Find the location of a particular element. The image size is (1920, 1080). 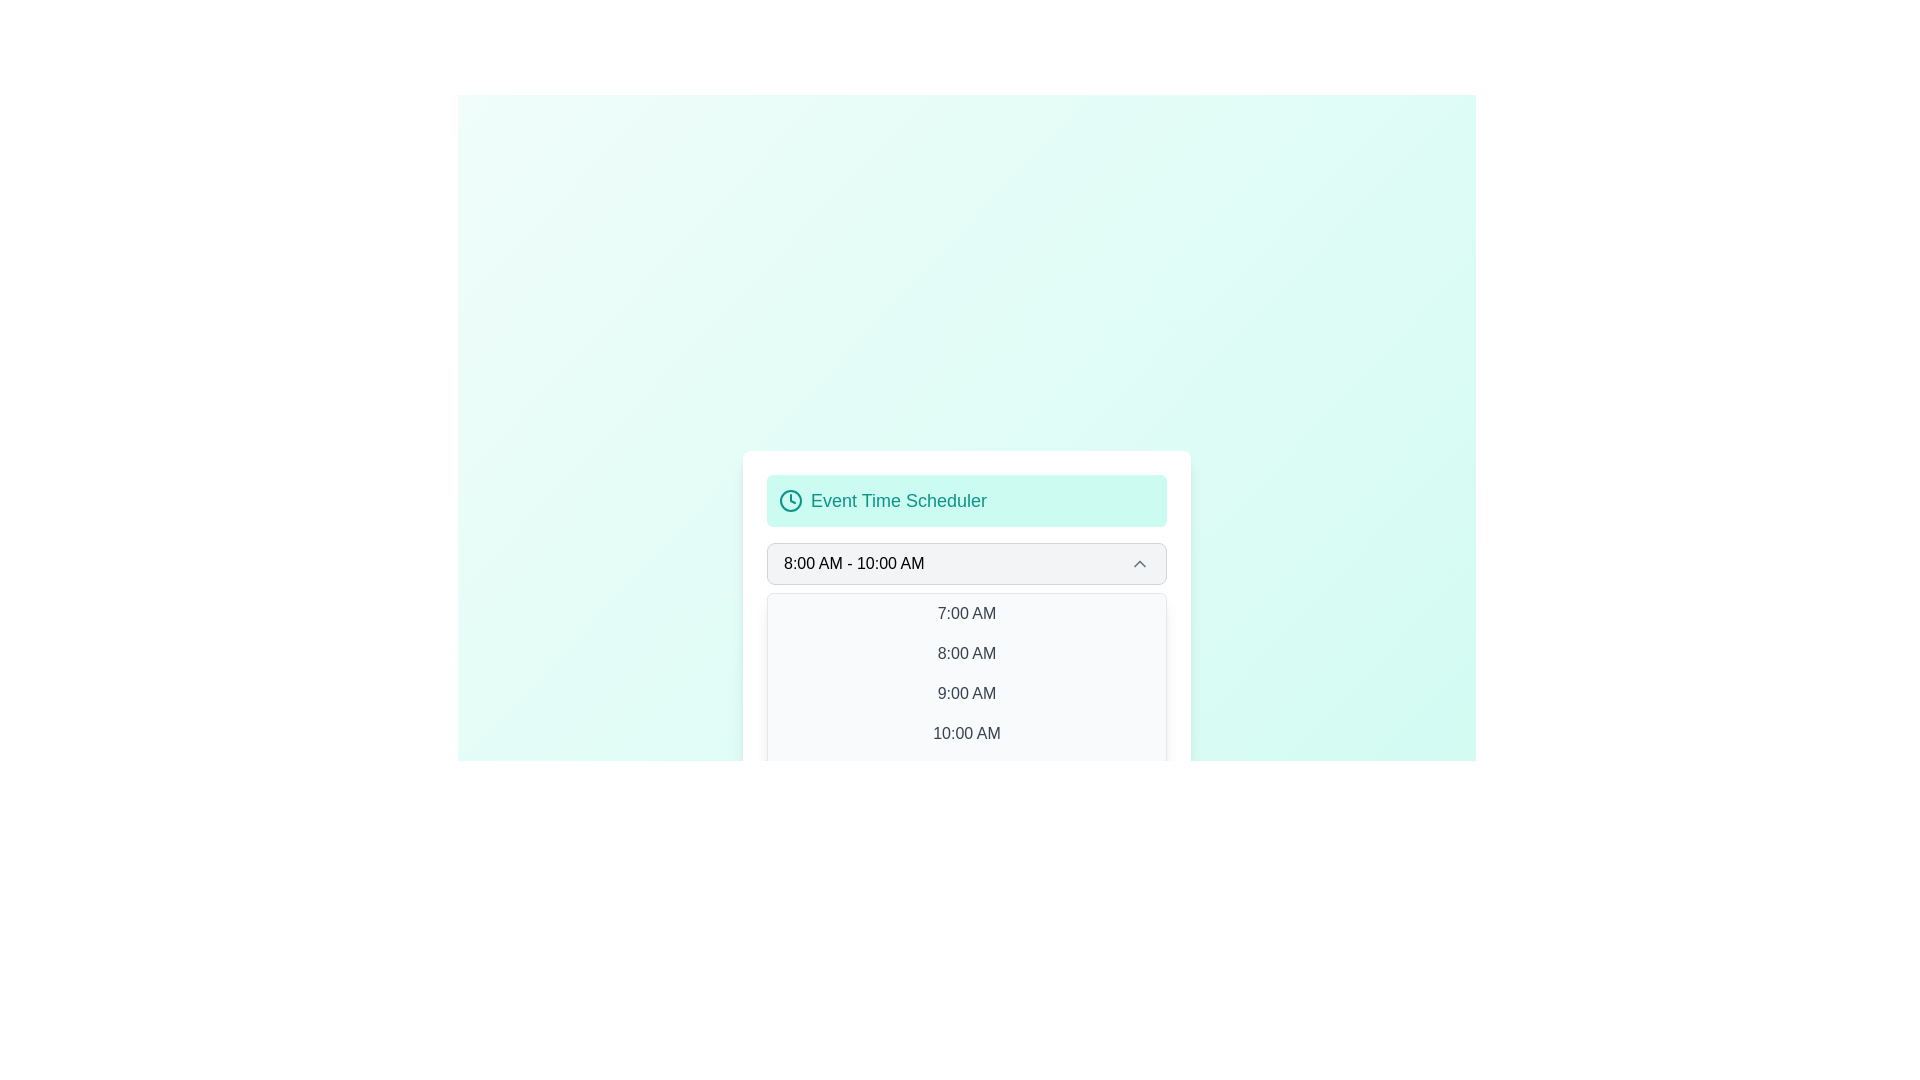

the time option displaying '10:00 AM' in gray font is located at coordinates (966, 733).